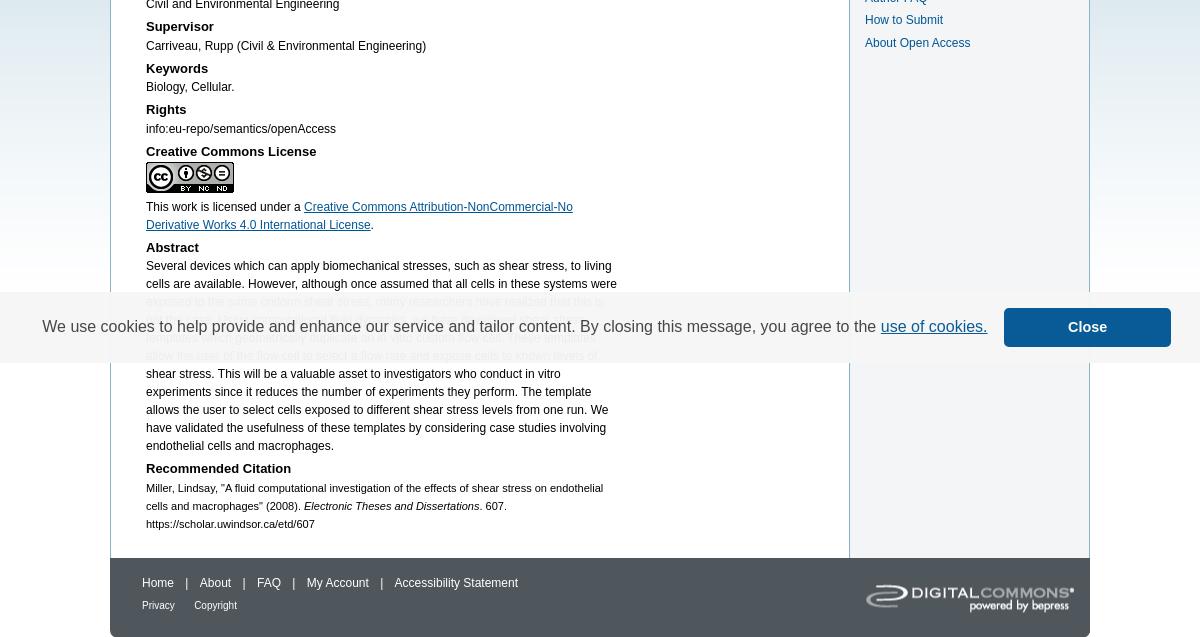 The height and width of the screenshot is (637, 1200). I want to click on 'Home', so click(157, 582).